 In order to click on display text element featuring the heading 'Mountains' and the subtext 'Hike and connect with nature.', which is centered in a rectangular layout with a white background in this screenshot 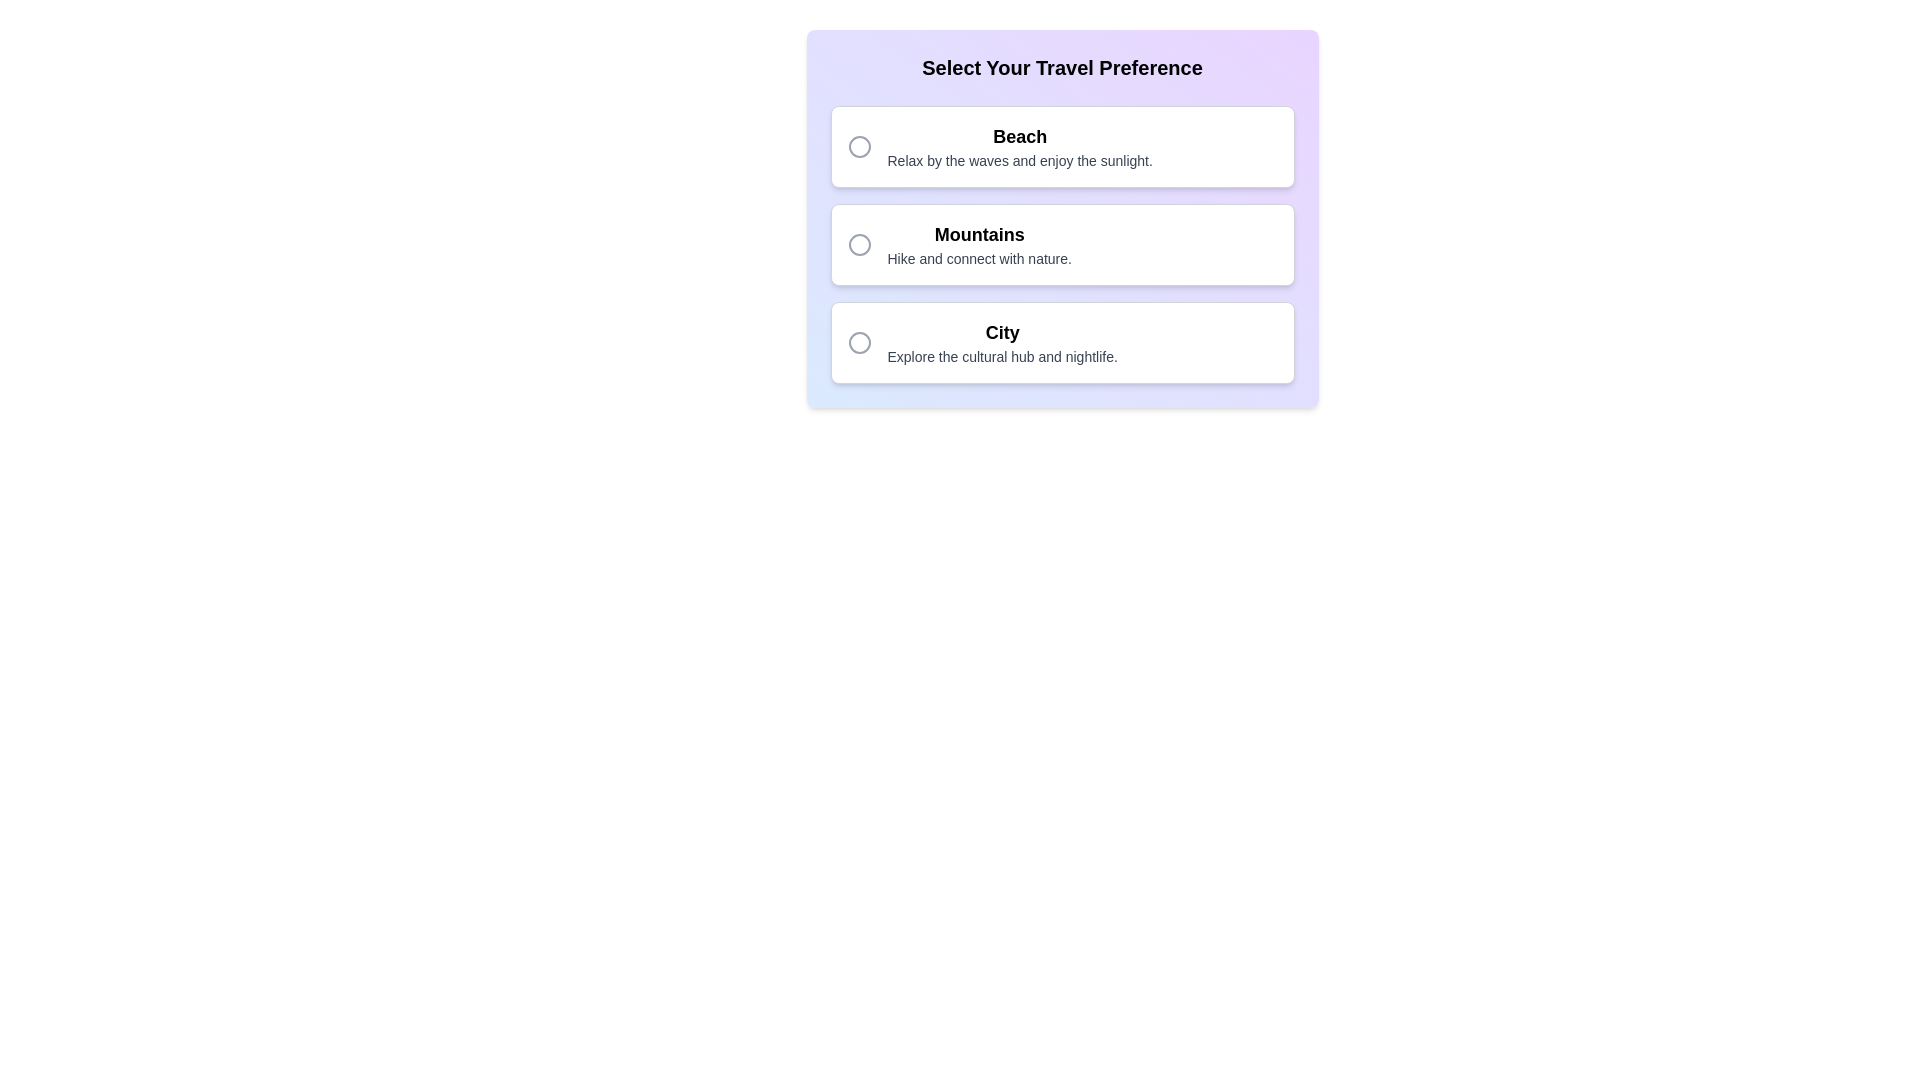, I will do `click(979, 244)`.